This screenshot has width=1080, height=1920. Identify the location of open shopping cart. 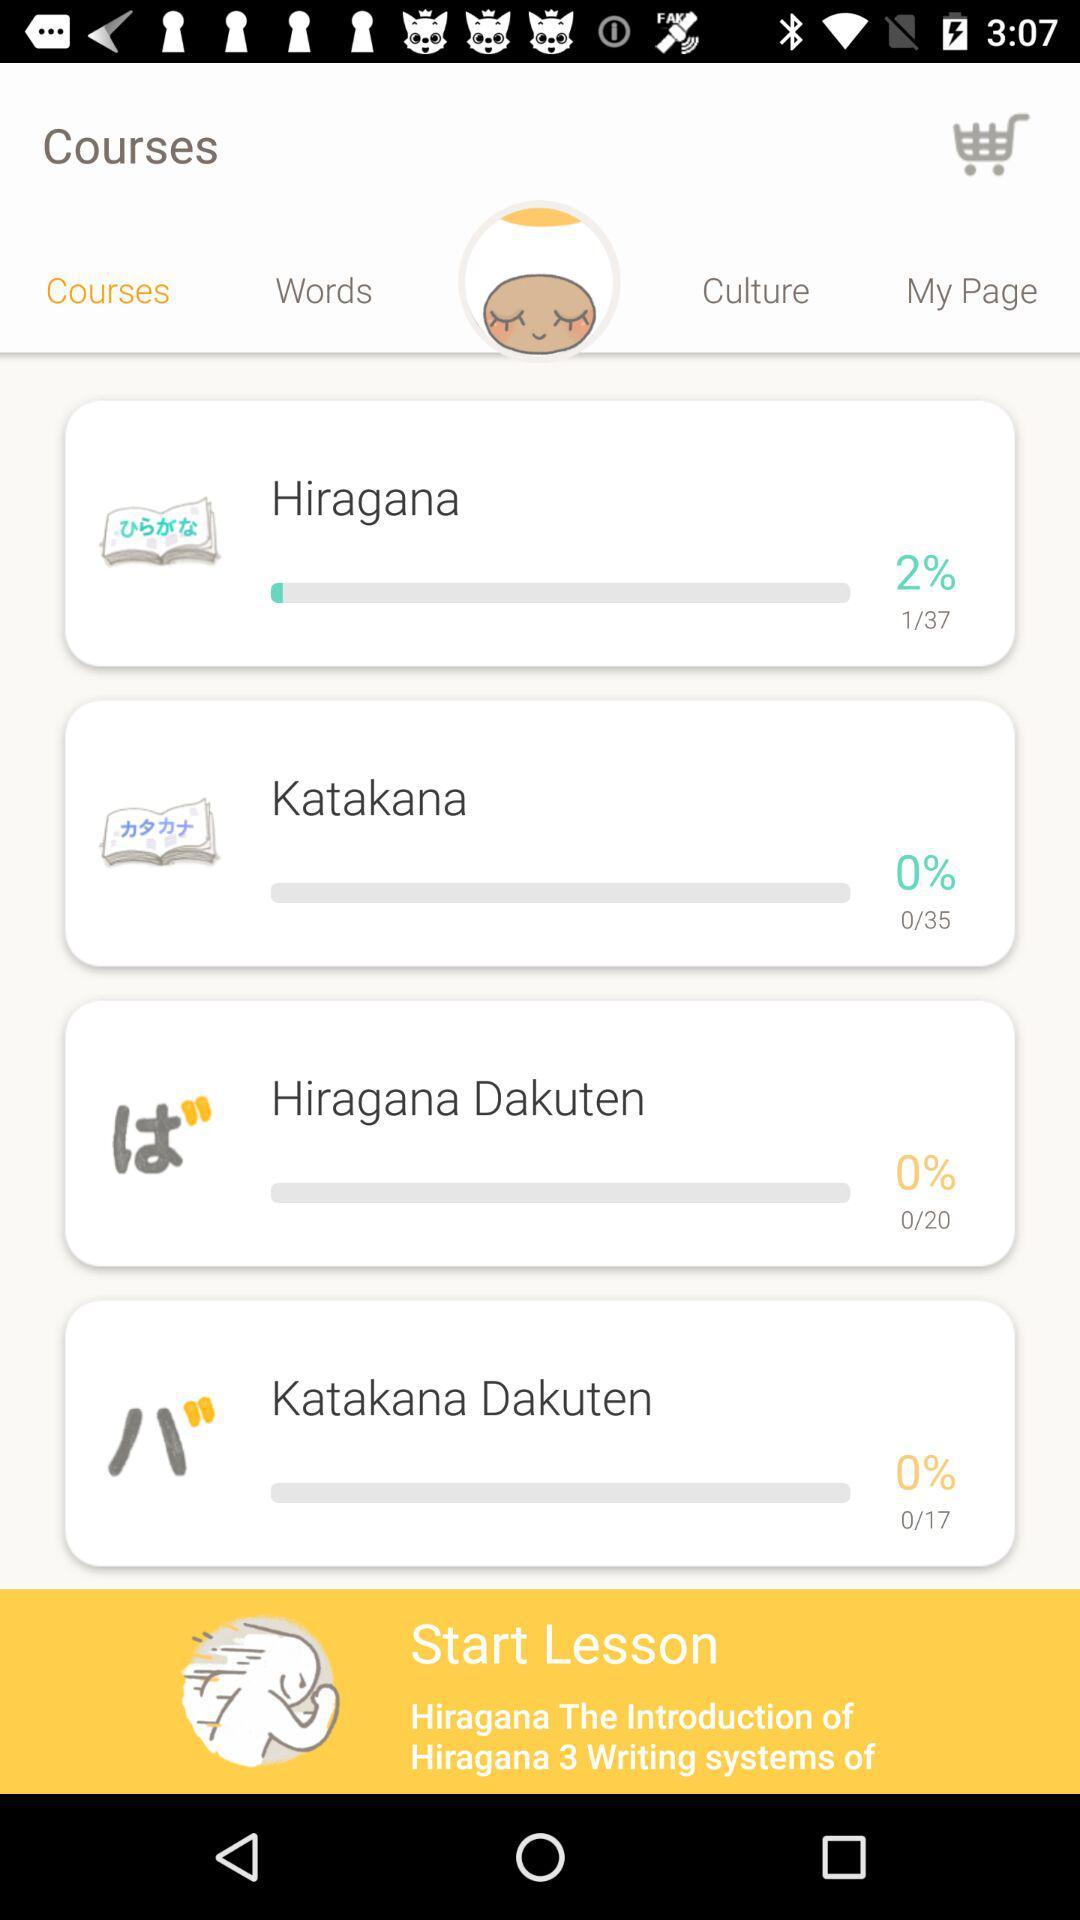
(991, 143).